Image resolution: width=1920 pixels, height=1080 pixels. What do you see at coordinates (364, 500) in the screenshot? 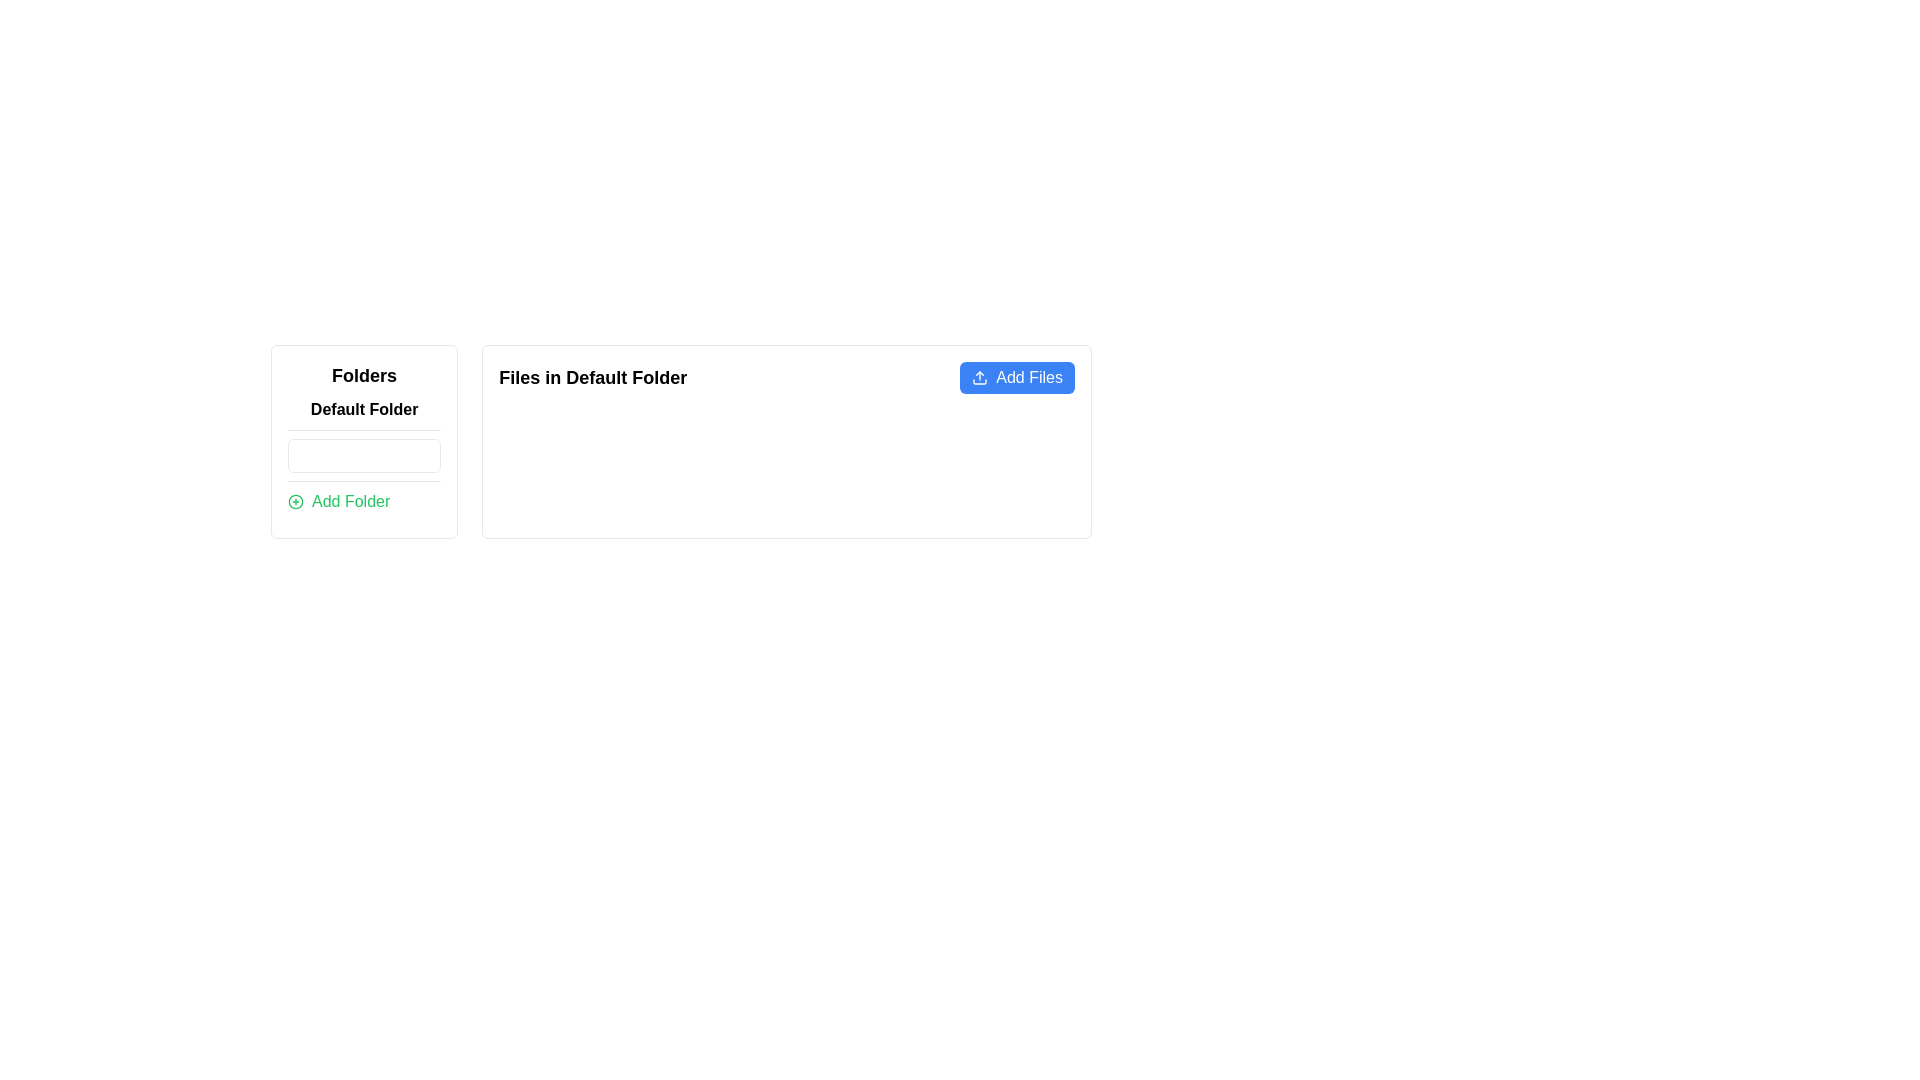
I see `the button-like item for adding a new folder, located at the bottom of the 'Folders' section` at bounding box center [364, 500].